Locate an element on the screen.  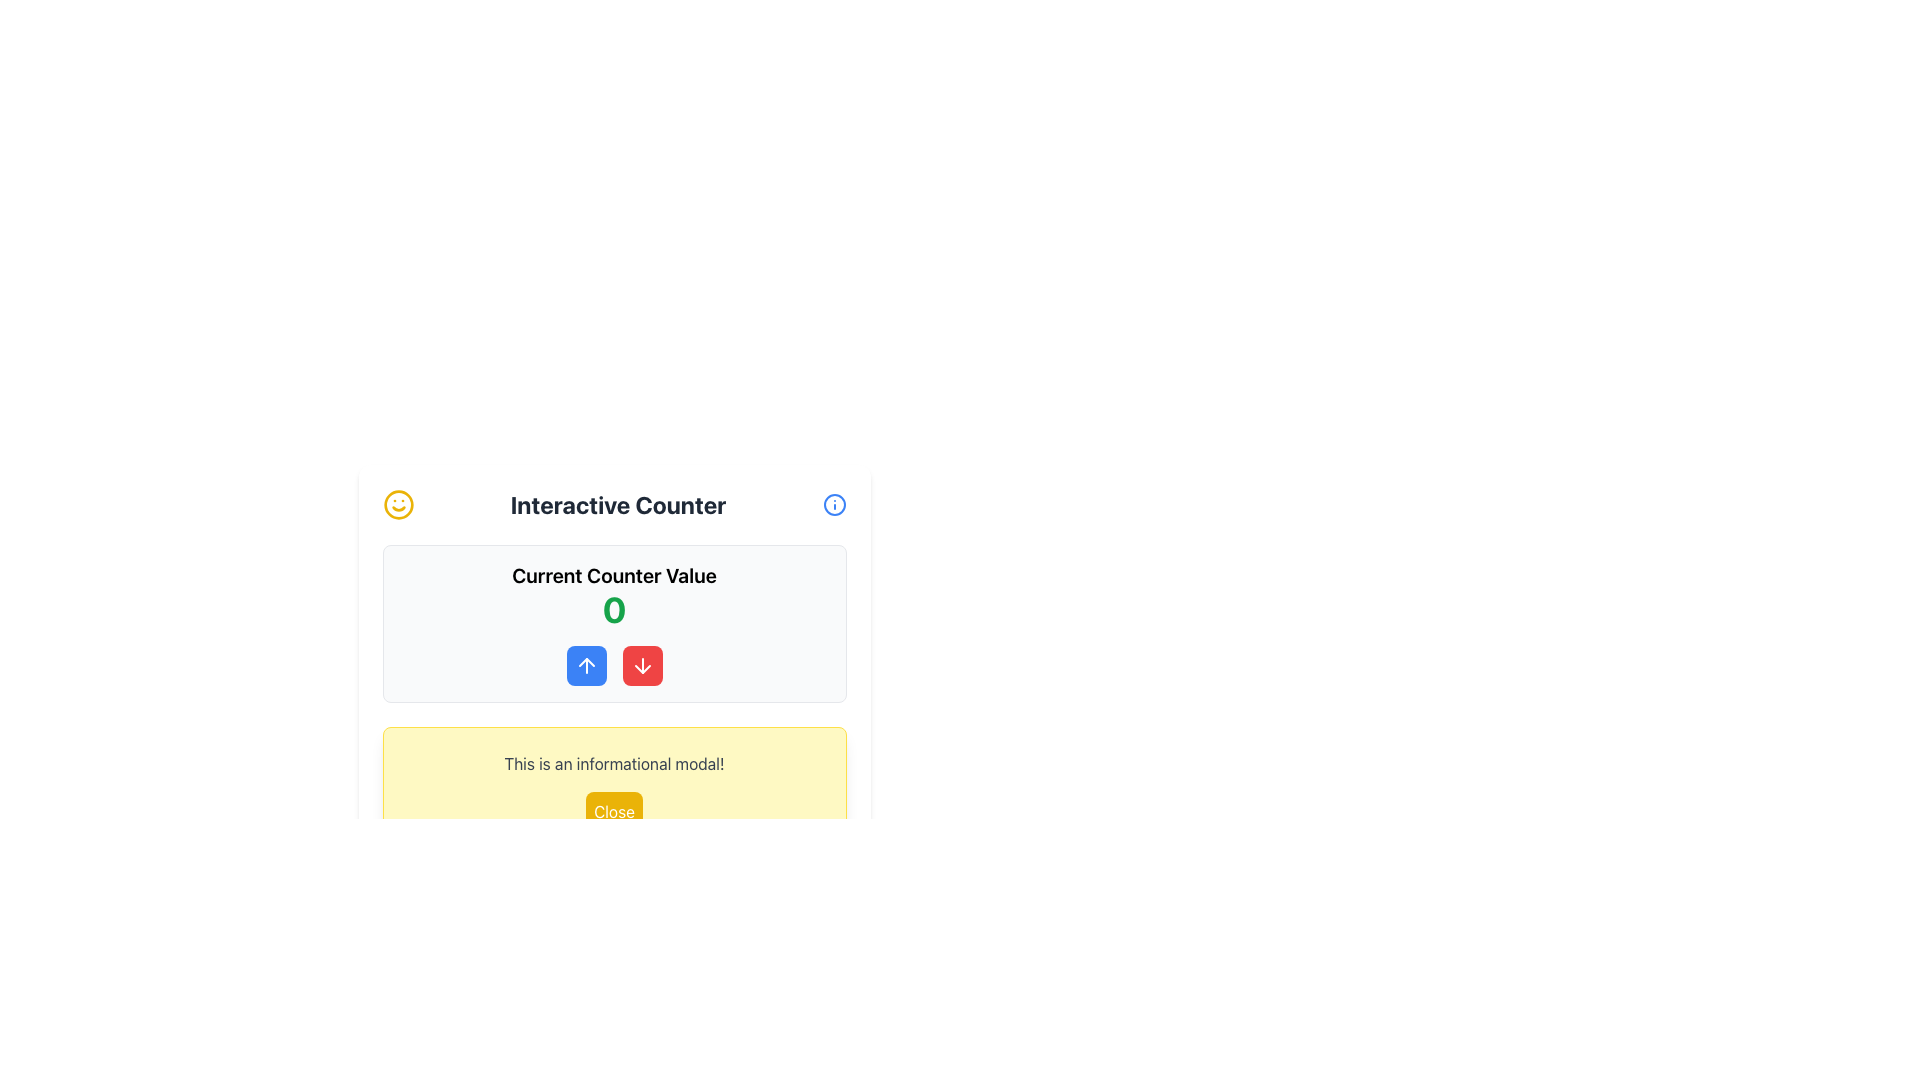
the graphic icon in the center of the blue button below the 'Current Counter Value' display is located at coordinates (585, 666).